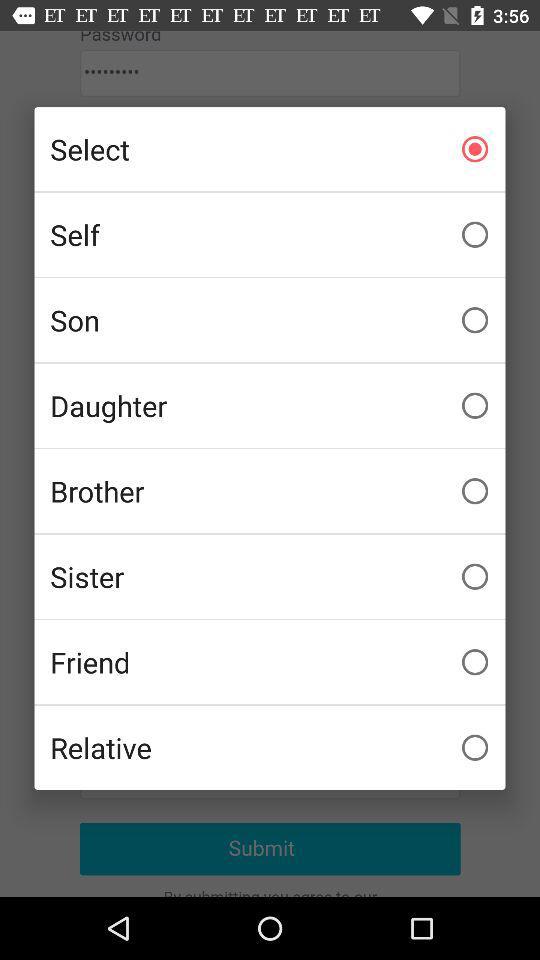  What do you see at coordinates (270, 576) in the screenshot?
I see `sister` at bounding box center [270, 576].